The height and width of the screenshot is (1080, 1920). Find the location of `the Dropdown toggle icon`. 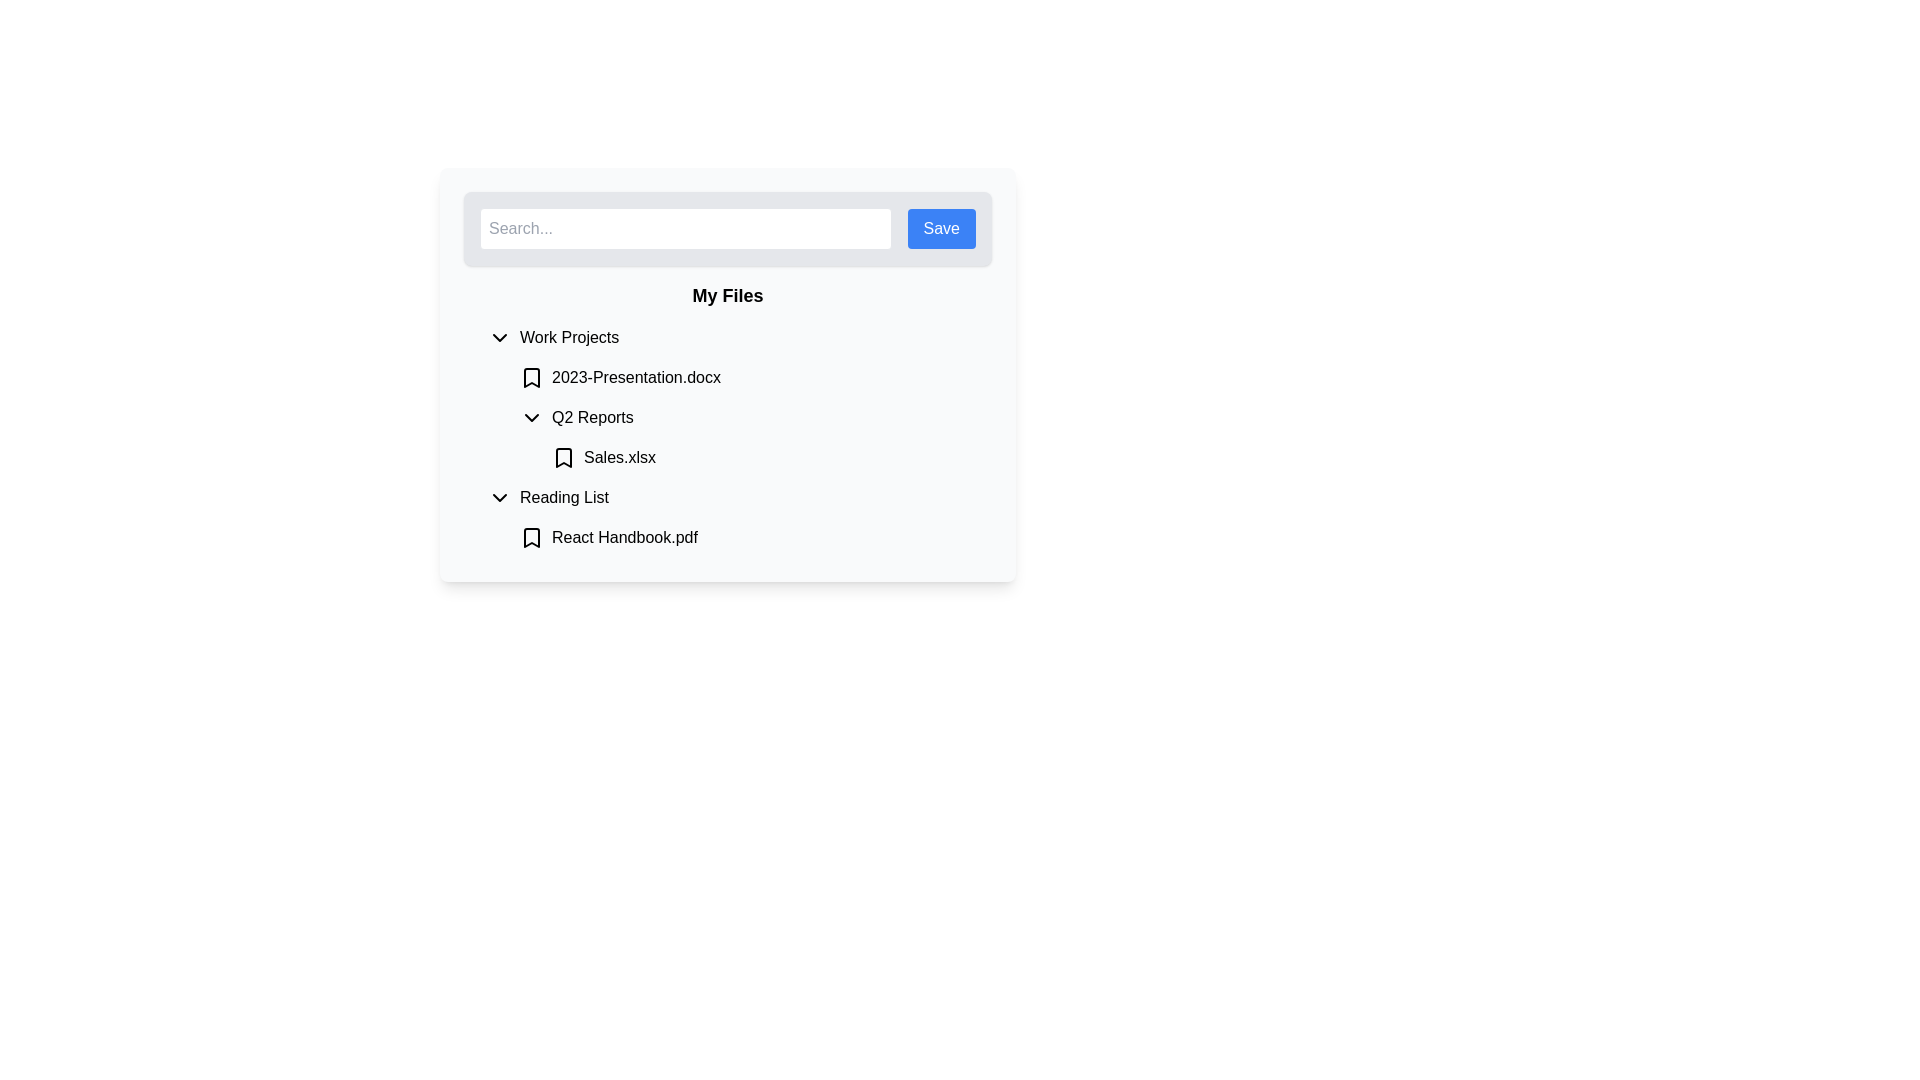

the Dropdown toggle icon is located at coordinates (499, 337).